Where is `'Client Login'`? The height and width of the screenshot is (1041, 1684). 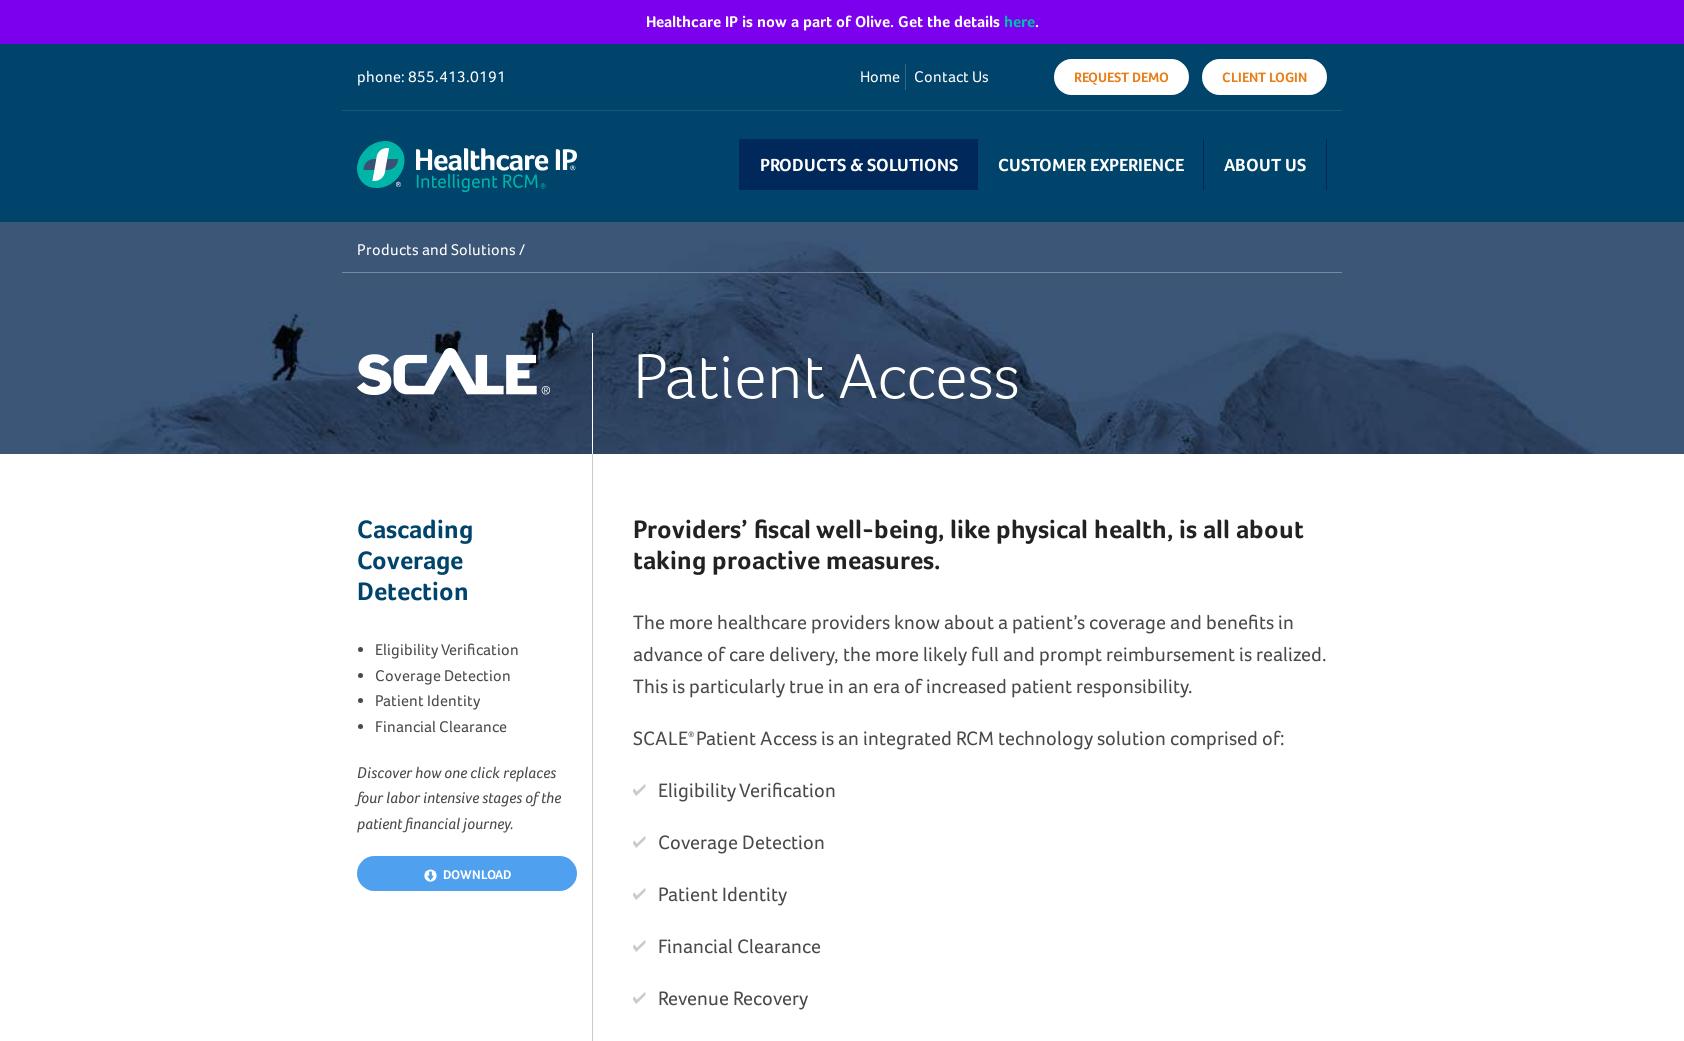 'Client Login' is located at coordinates (1263, 76).